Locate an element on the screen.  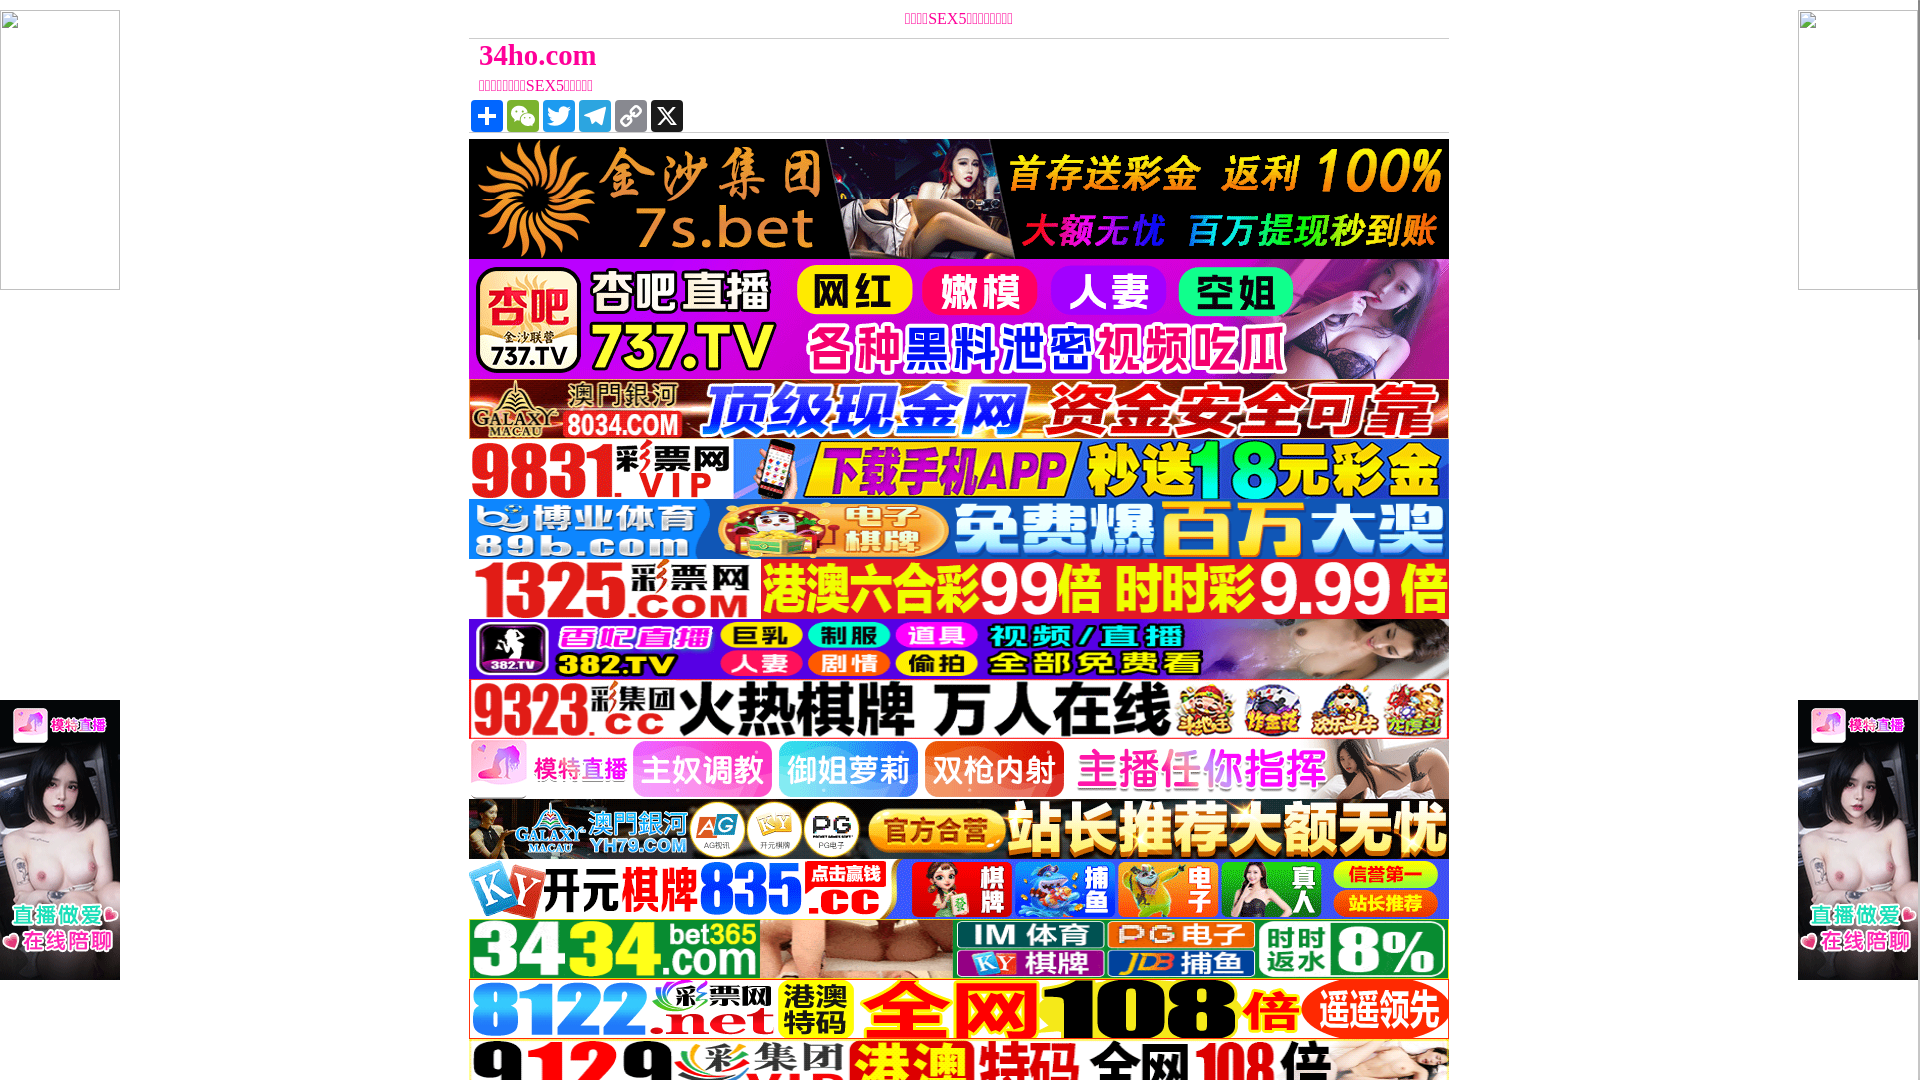
'Copy Link' is located at coordinates (629, 115).